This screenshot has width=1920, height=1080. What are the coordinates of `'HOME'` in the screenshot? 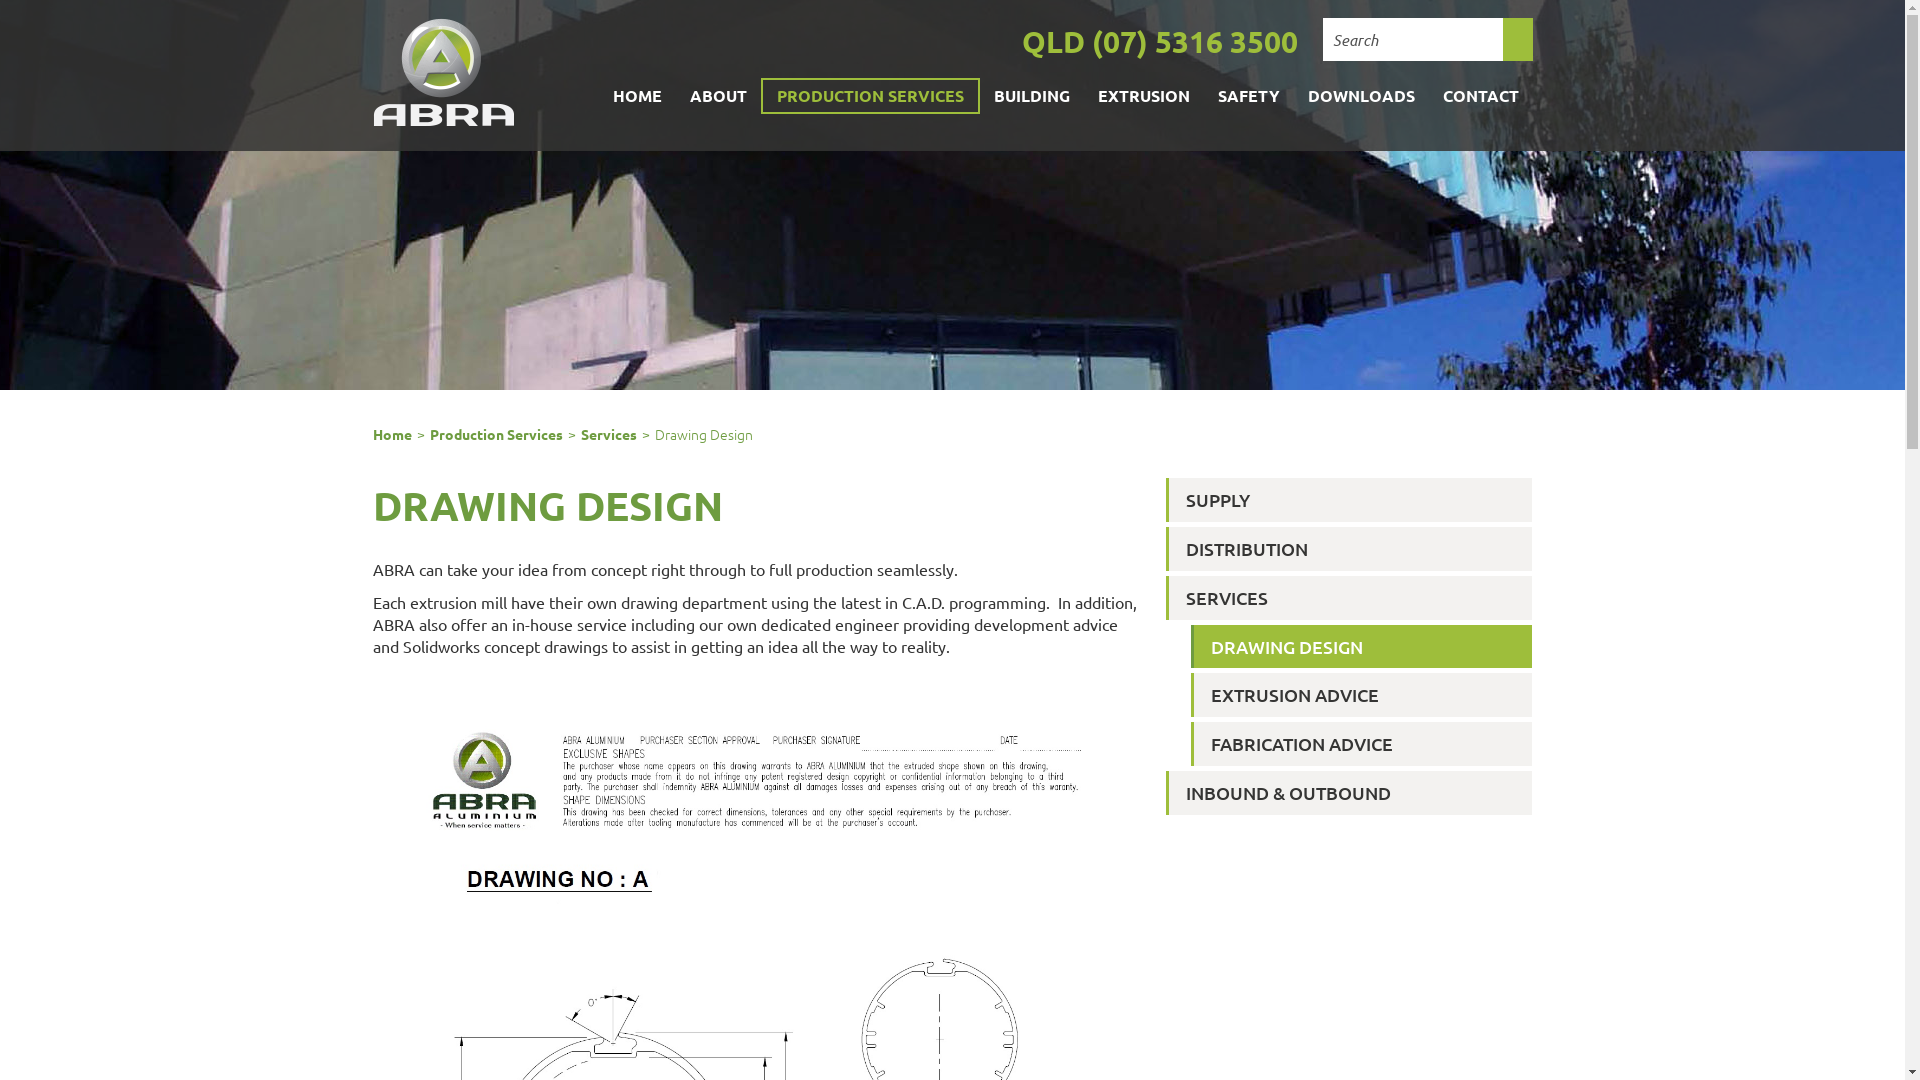 It's located at (635, 96).